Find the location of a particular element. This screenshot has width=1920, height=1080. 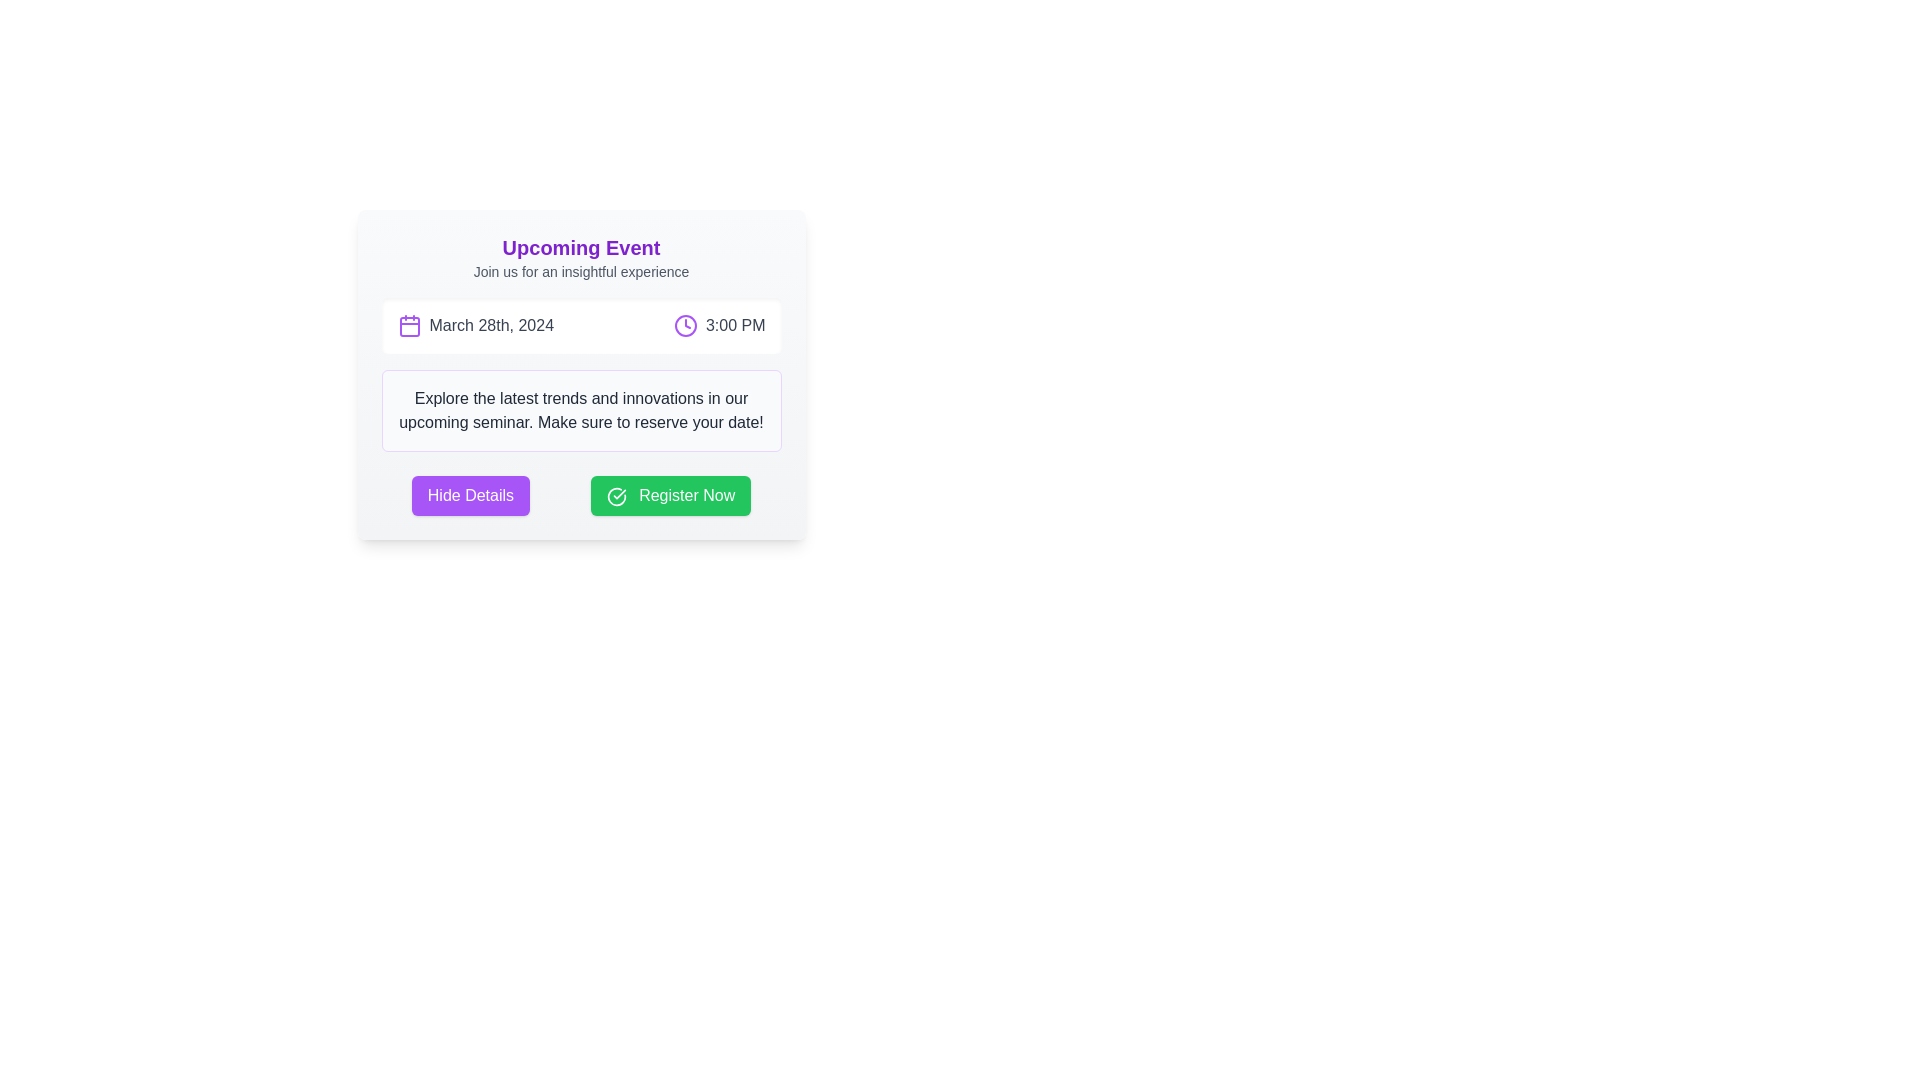

the text element that displays 'Join us for an insightful experience', which is styled in gray and located beneath the 'Upcoming Event' title is located at coordinates (580, 272).